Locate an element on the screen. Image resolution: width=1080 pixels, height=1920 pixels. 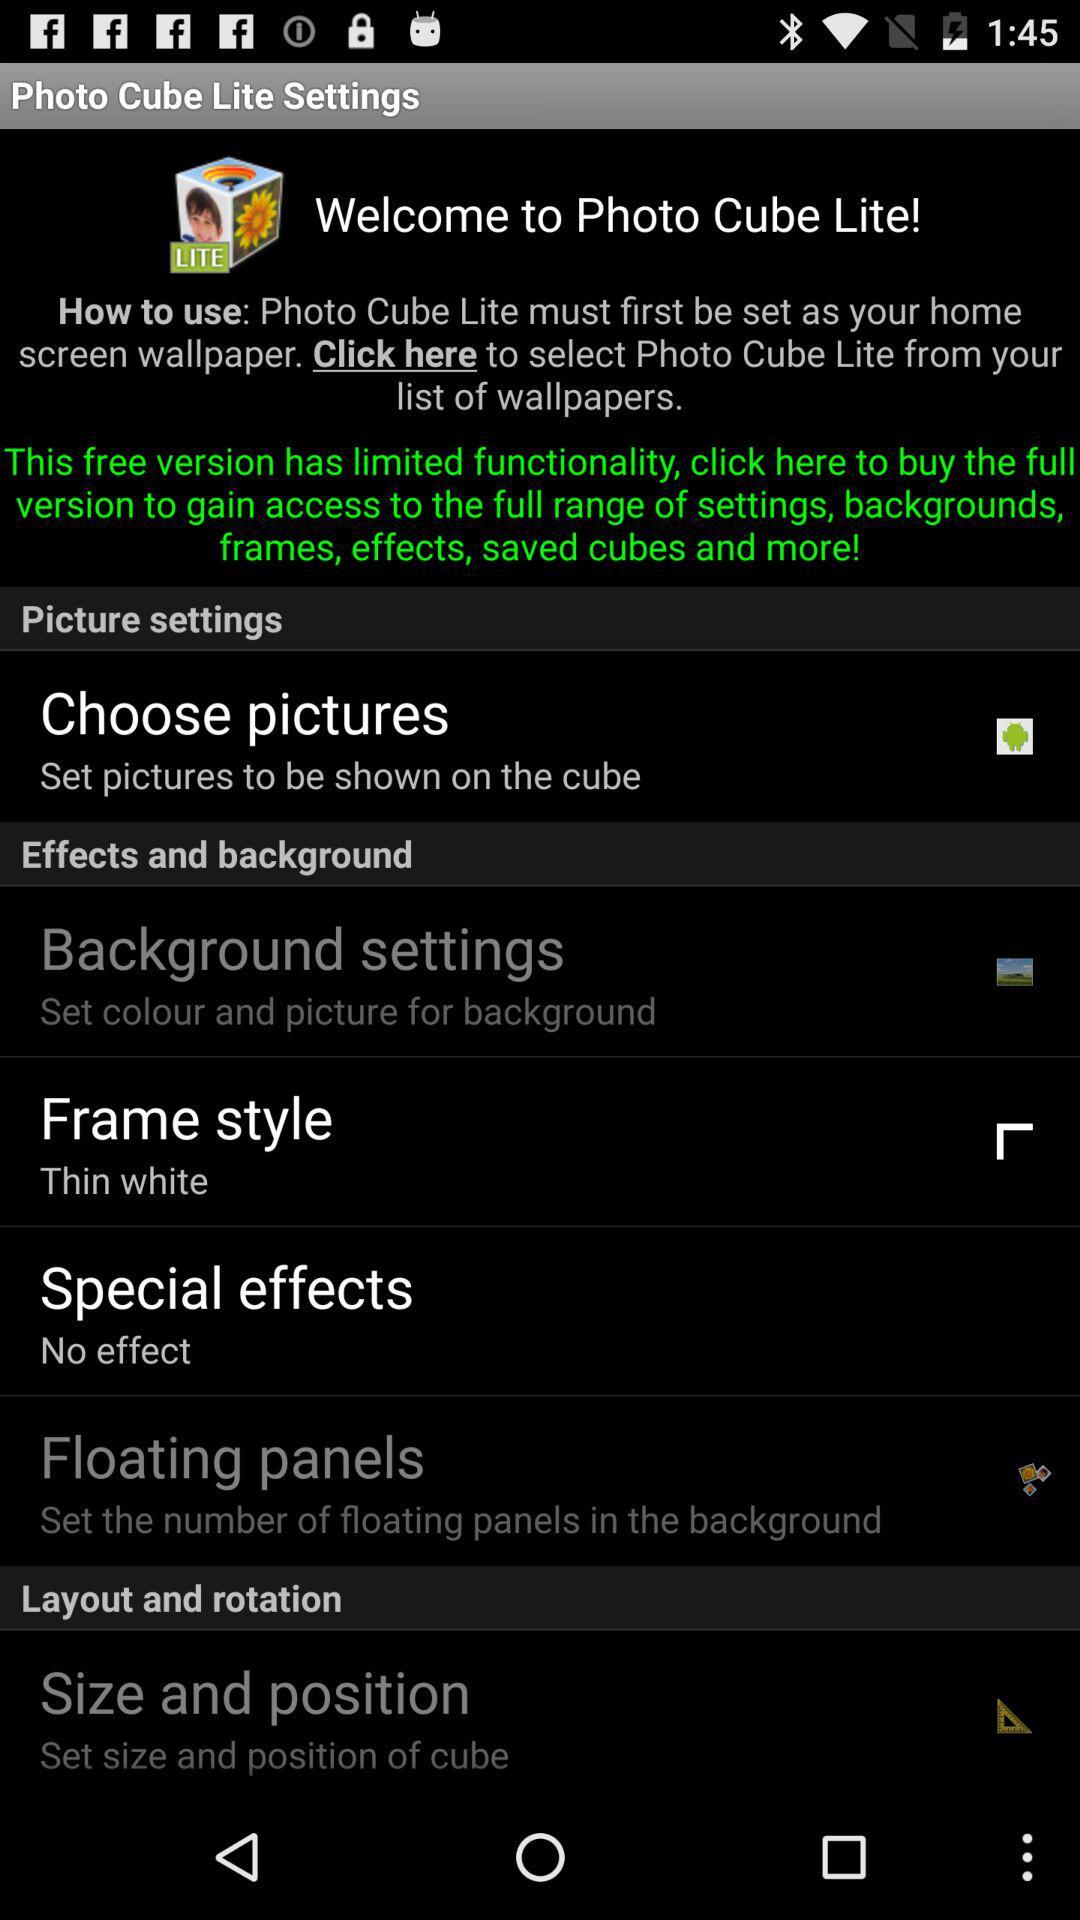
the item above set colour and item is located at coordinates (302, 945).